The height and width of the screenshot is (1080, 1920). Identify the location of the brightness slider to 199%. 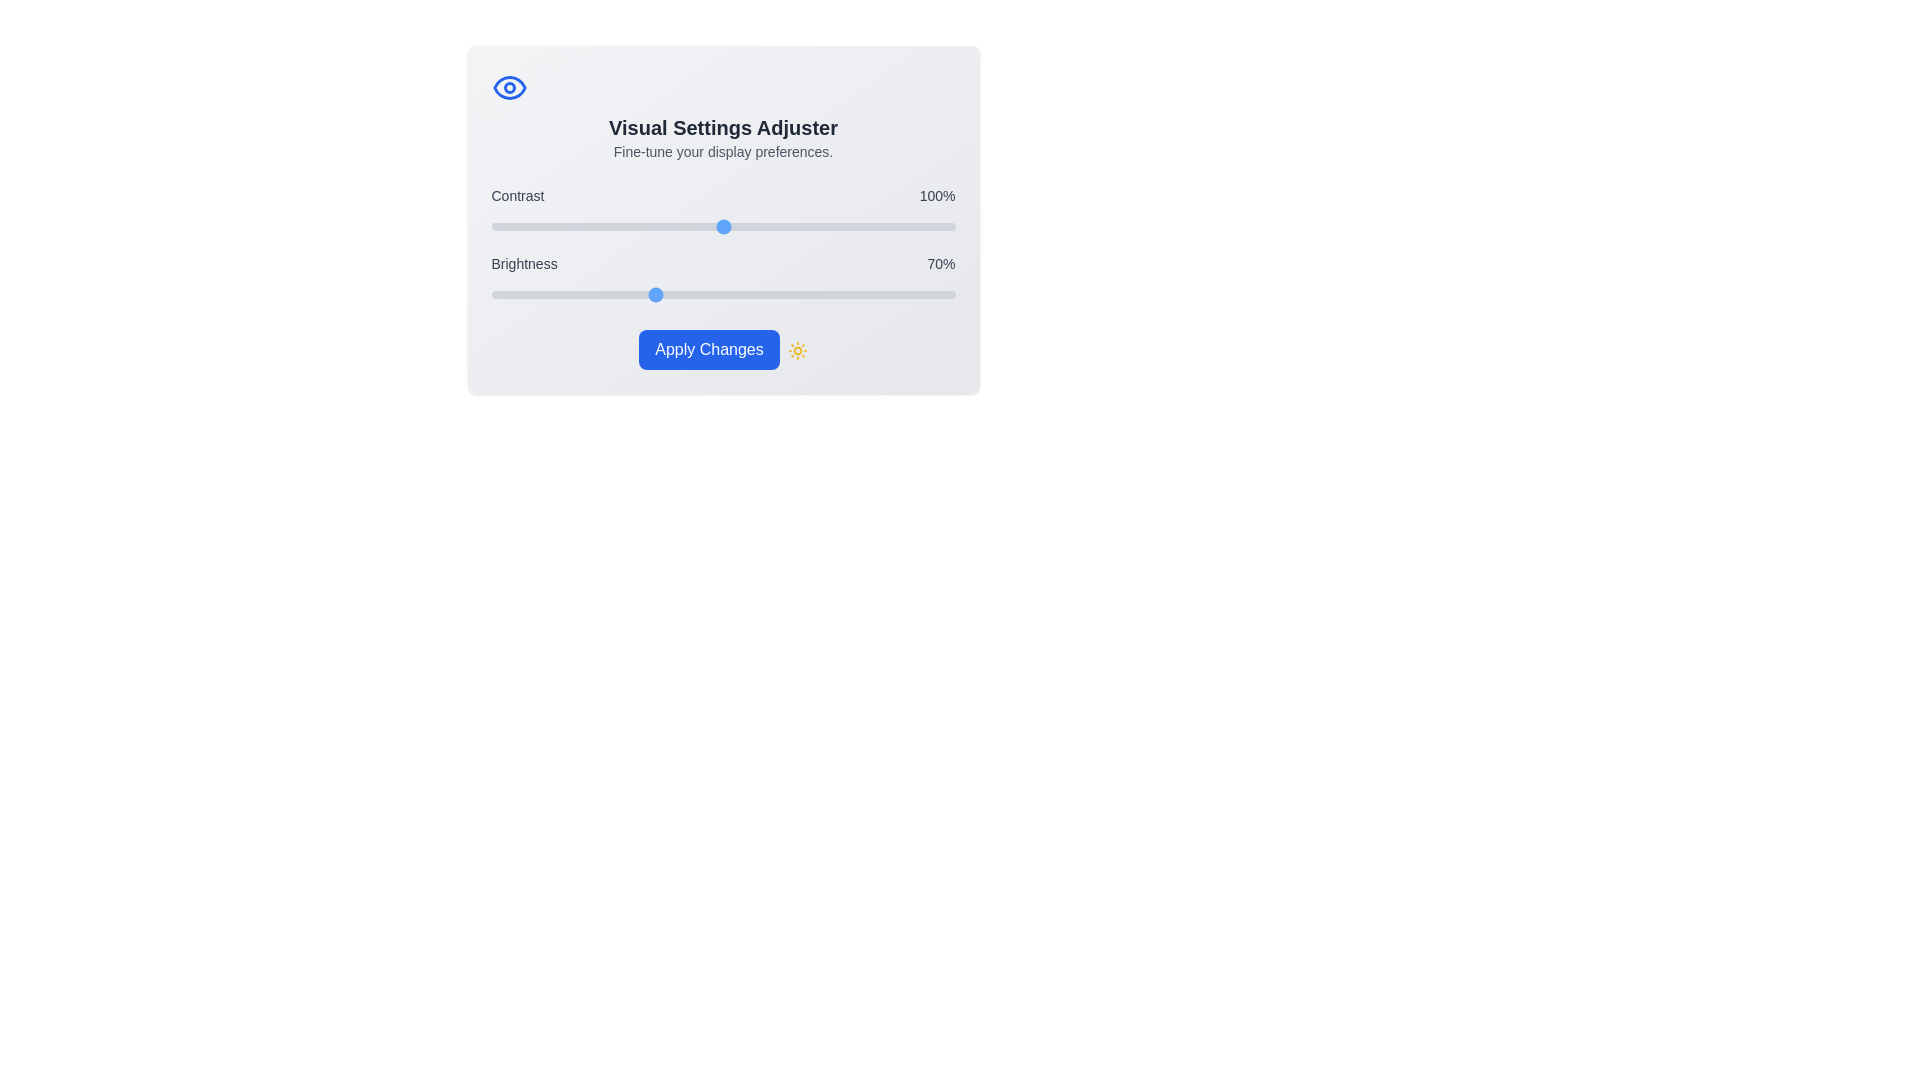
(952, 294).